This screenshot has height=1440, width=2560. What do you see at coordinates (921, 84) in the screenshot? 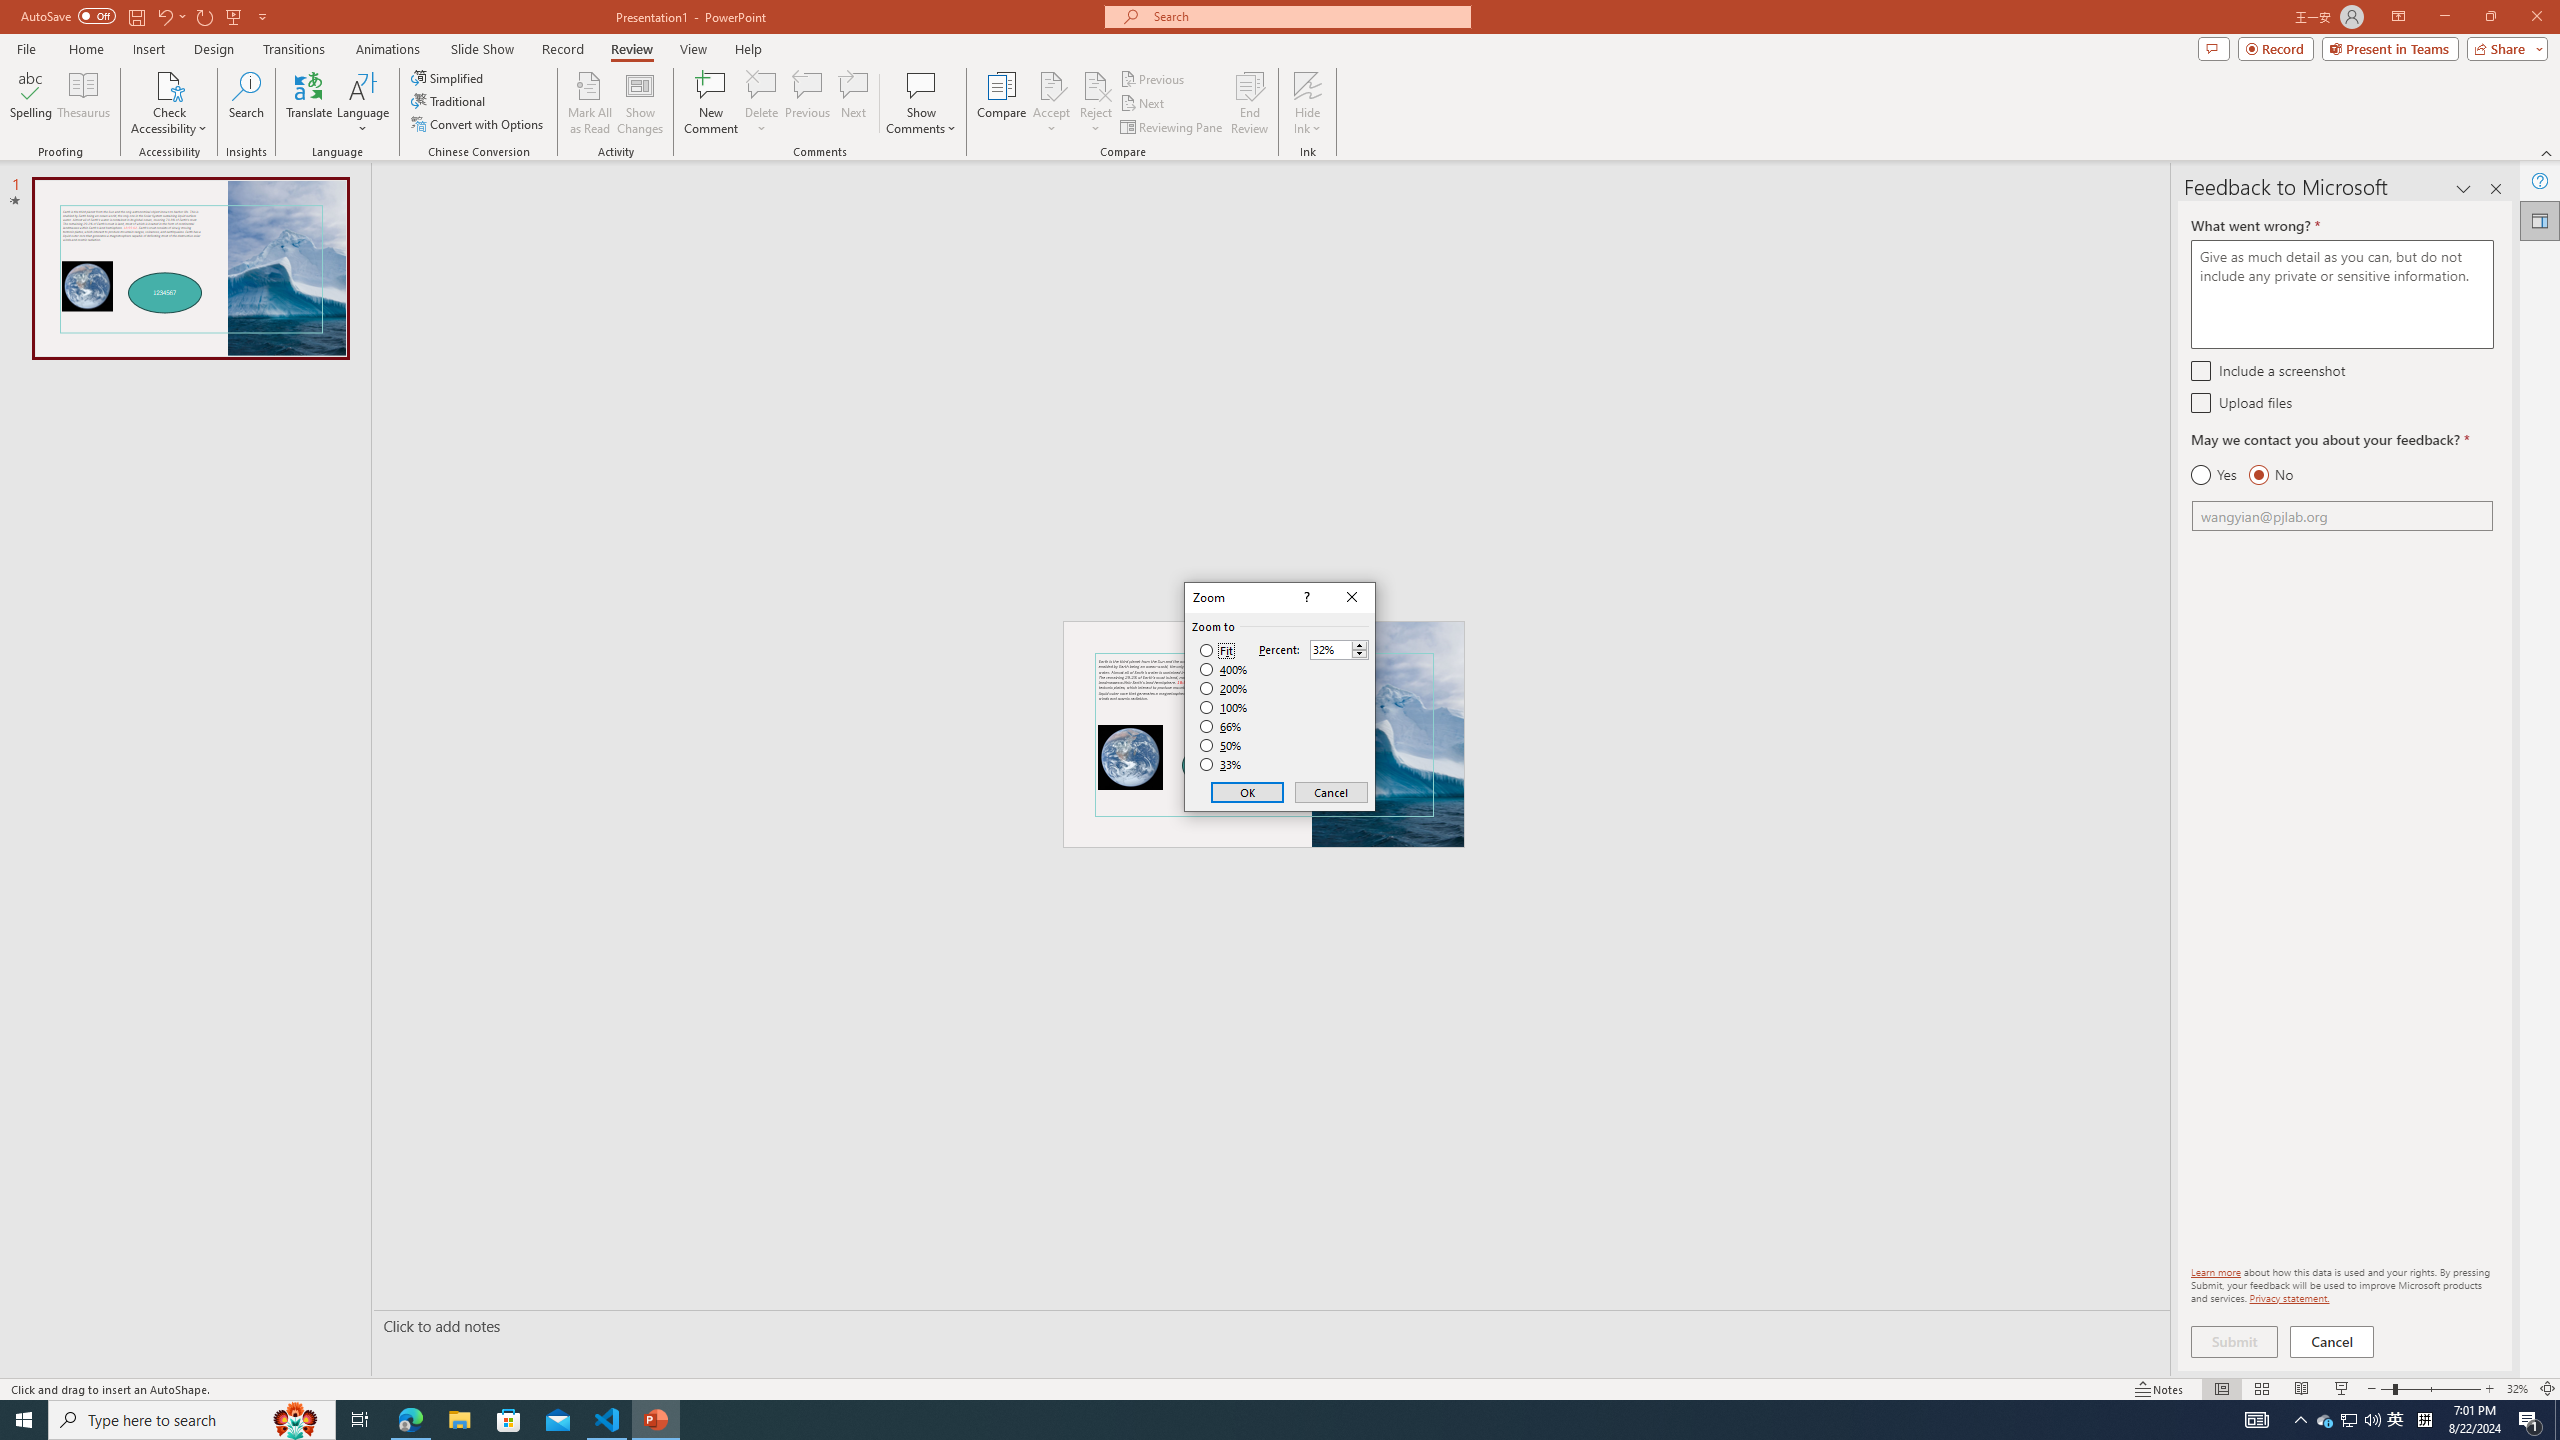
I see `'Show Comments'` at bounding box center [921, 84].